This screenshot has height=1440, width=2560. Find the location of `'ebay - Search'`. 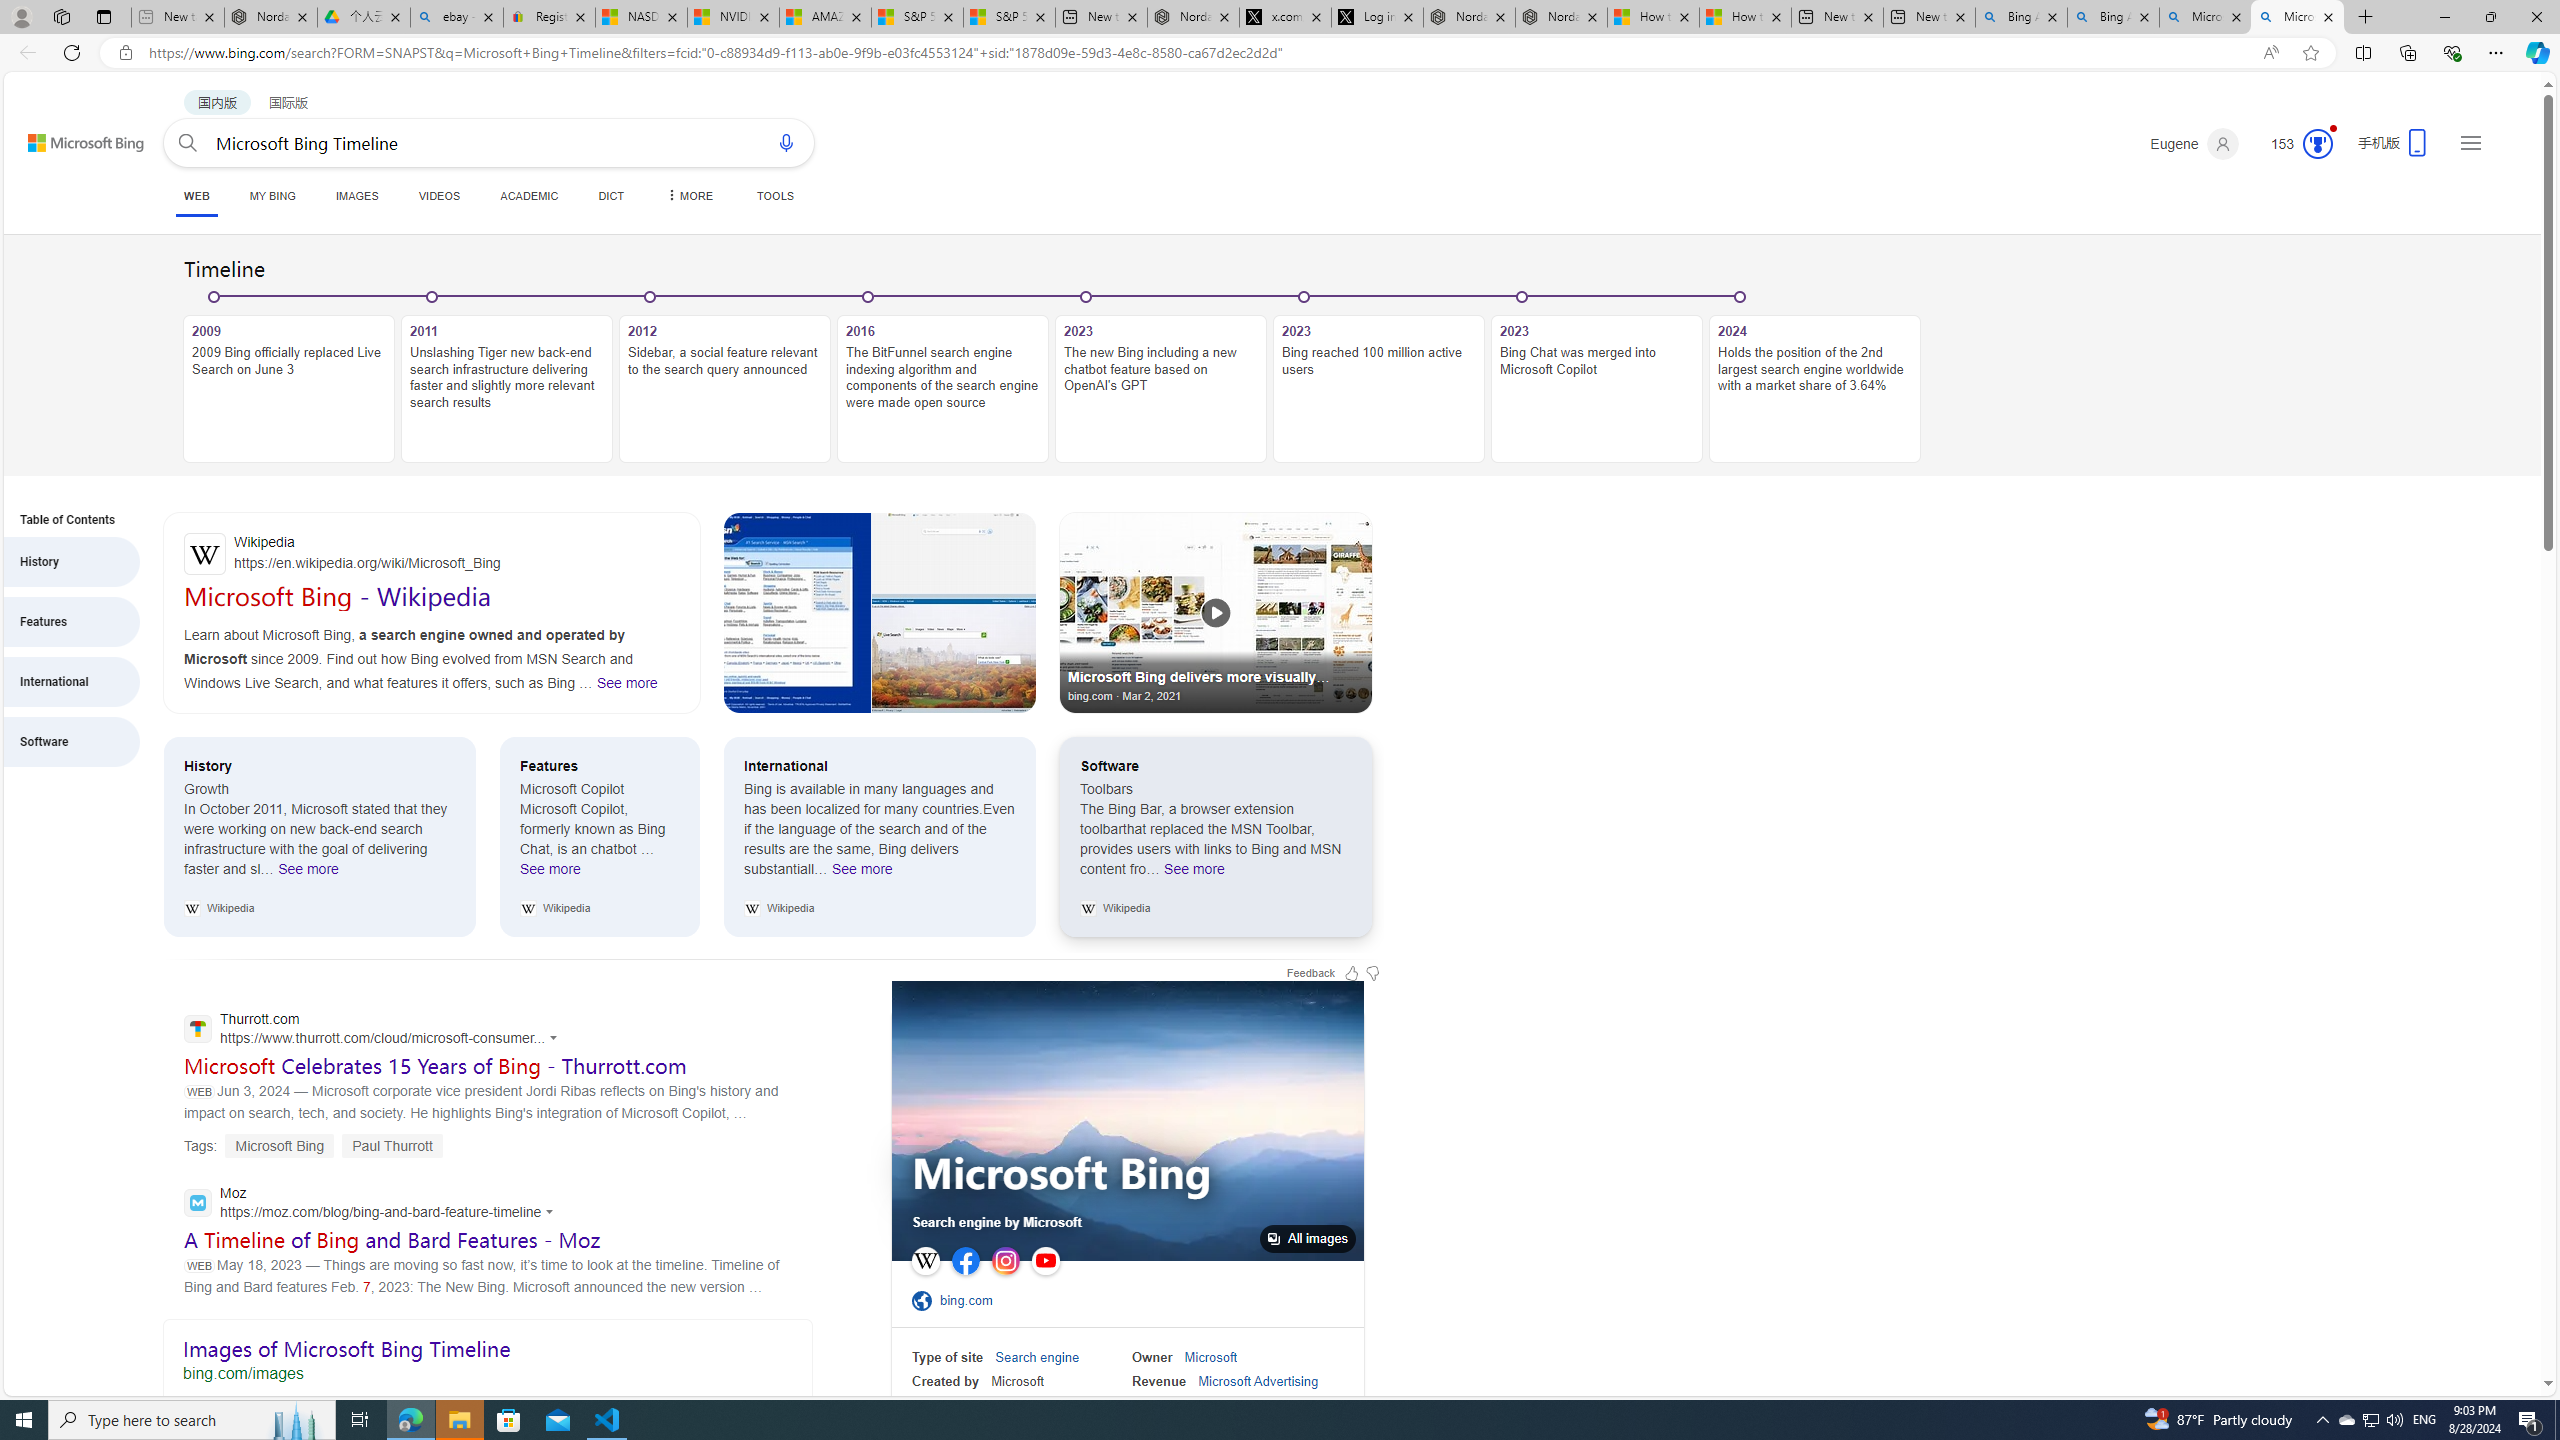

'ebay - Search' is located at coordinates (456, 16).